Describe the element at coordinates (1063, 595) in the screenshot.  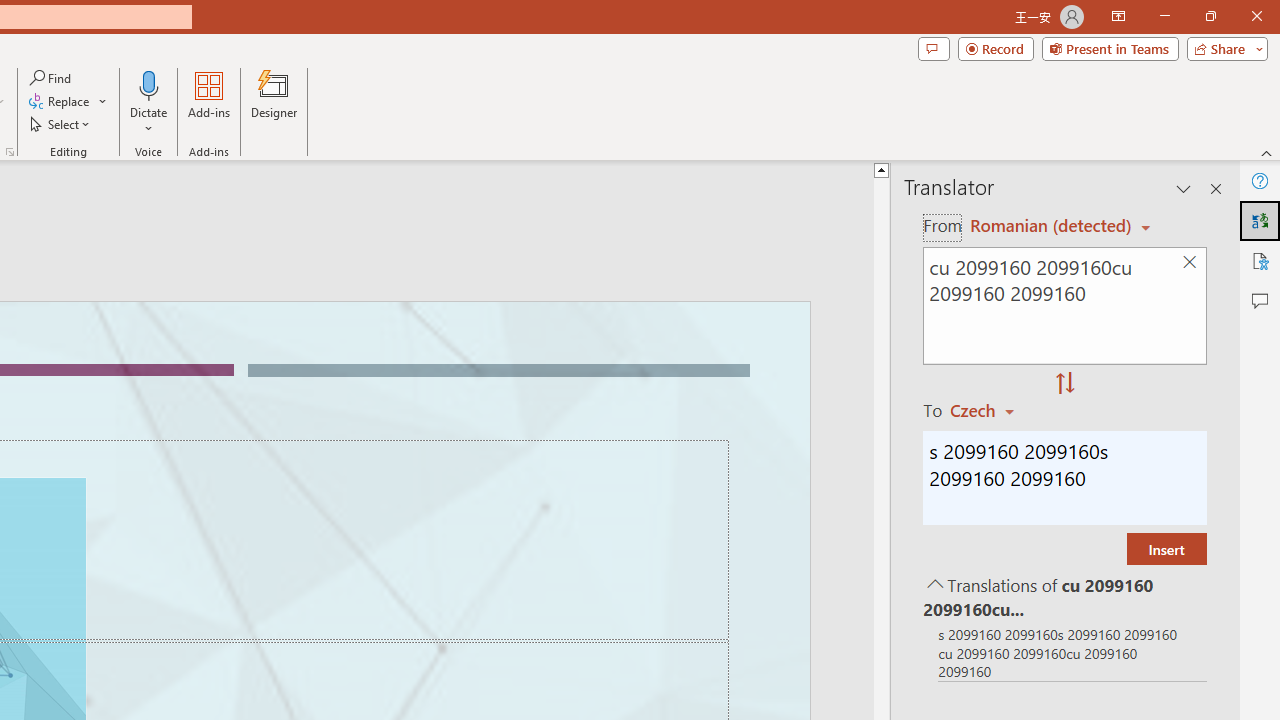
I see `'Translations of cu 2099160 2099160cu 2099160 2099160'` at that location.